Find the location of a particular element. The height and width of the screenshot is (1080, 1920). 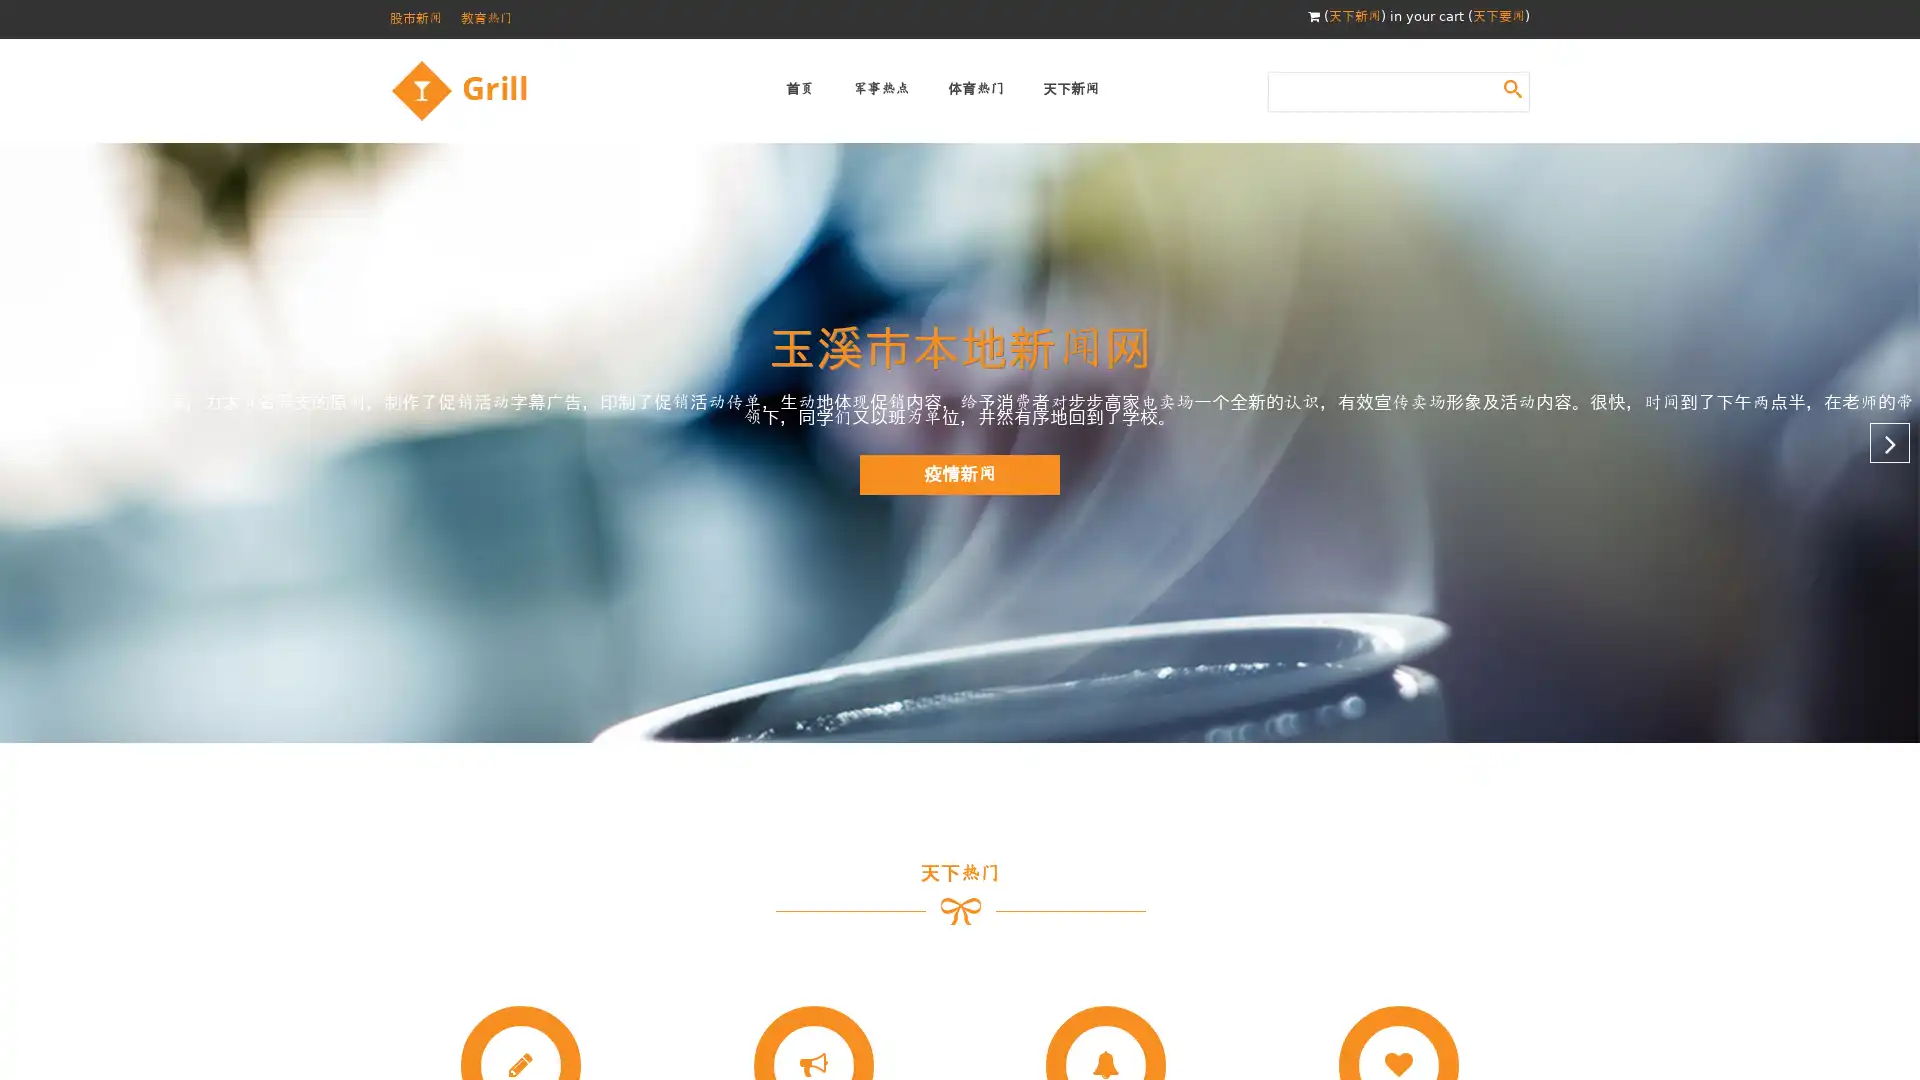

Submit is located at coordinates (1512, 87).